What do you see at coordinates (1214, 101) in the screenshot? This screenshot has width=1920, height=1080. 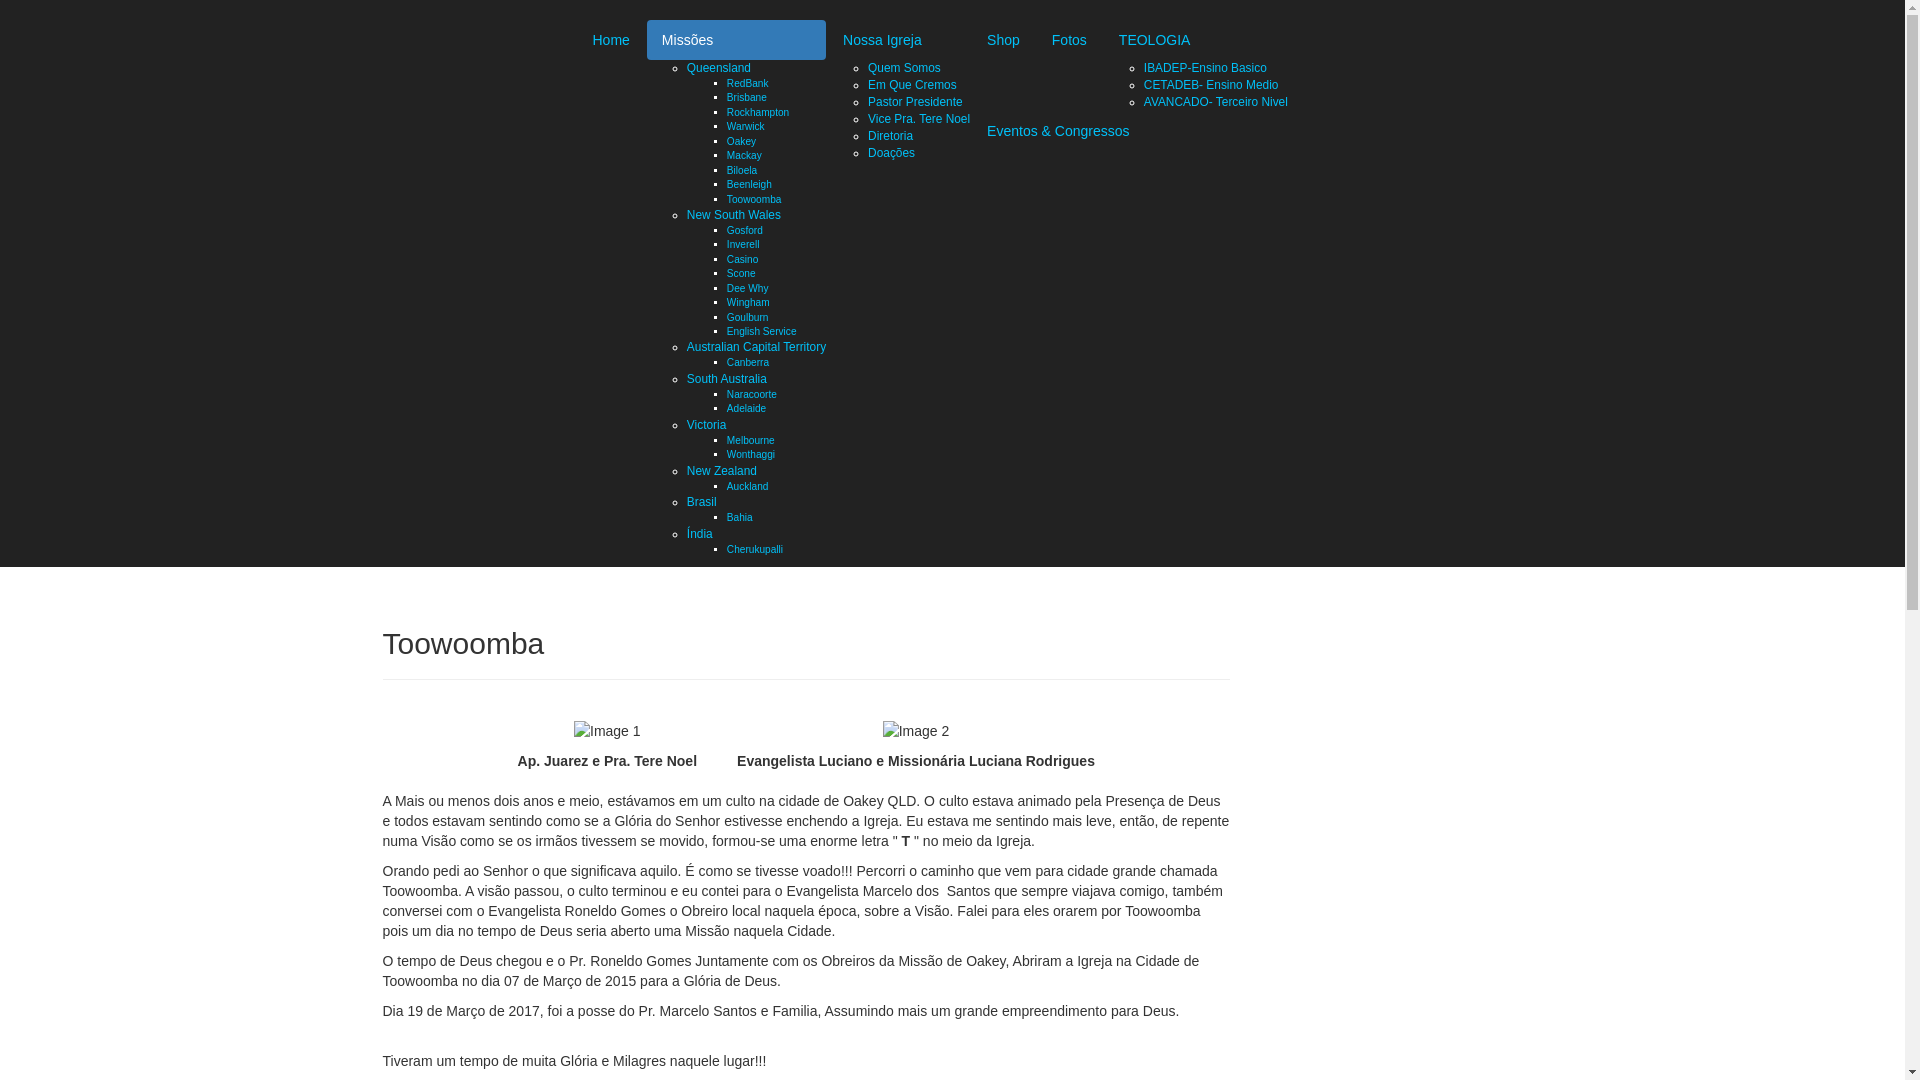 I see `'AVANCADO- Terceiro Nivel'` at bounding box center [1214, 101].